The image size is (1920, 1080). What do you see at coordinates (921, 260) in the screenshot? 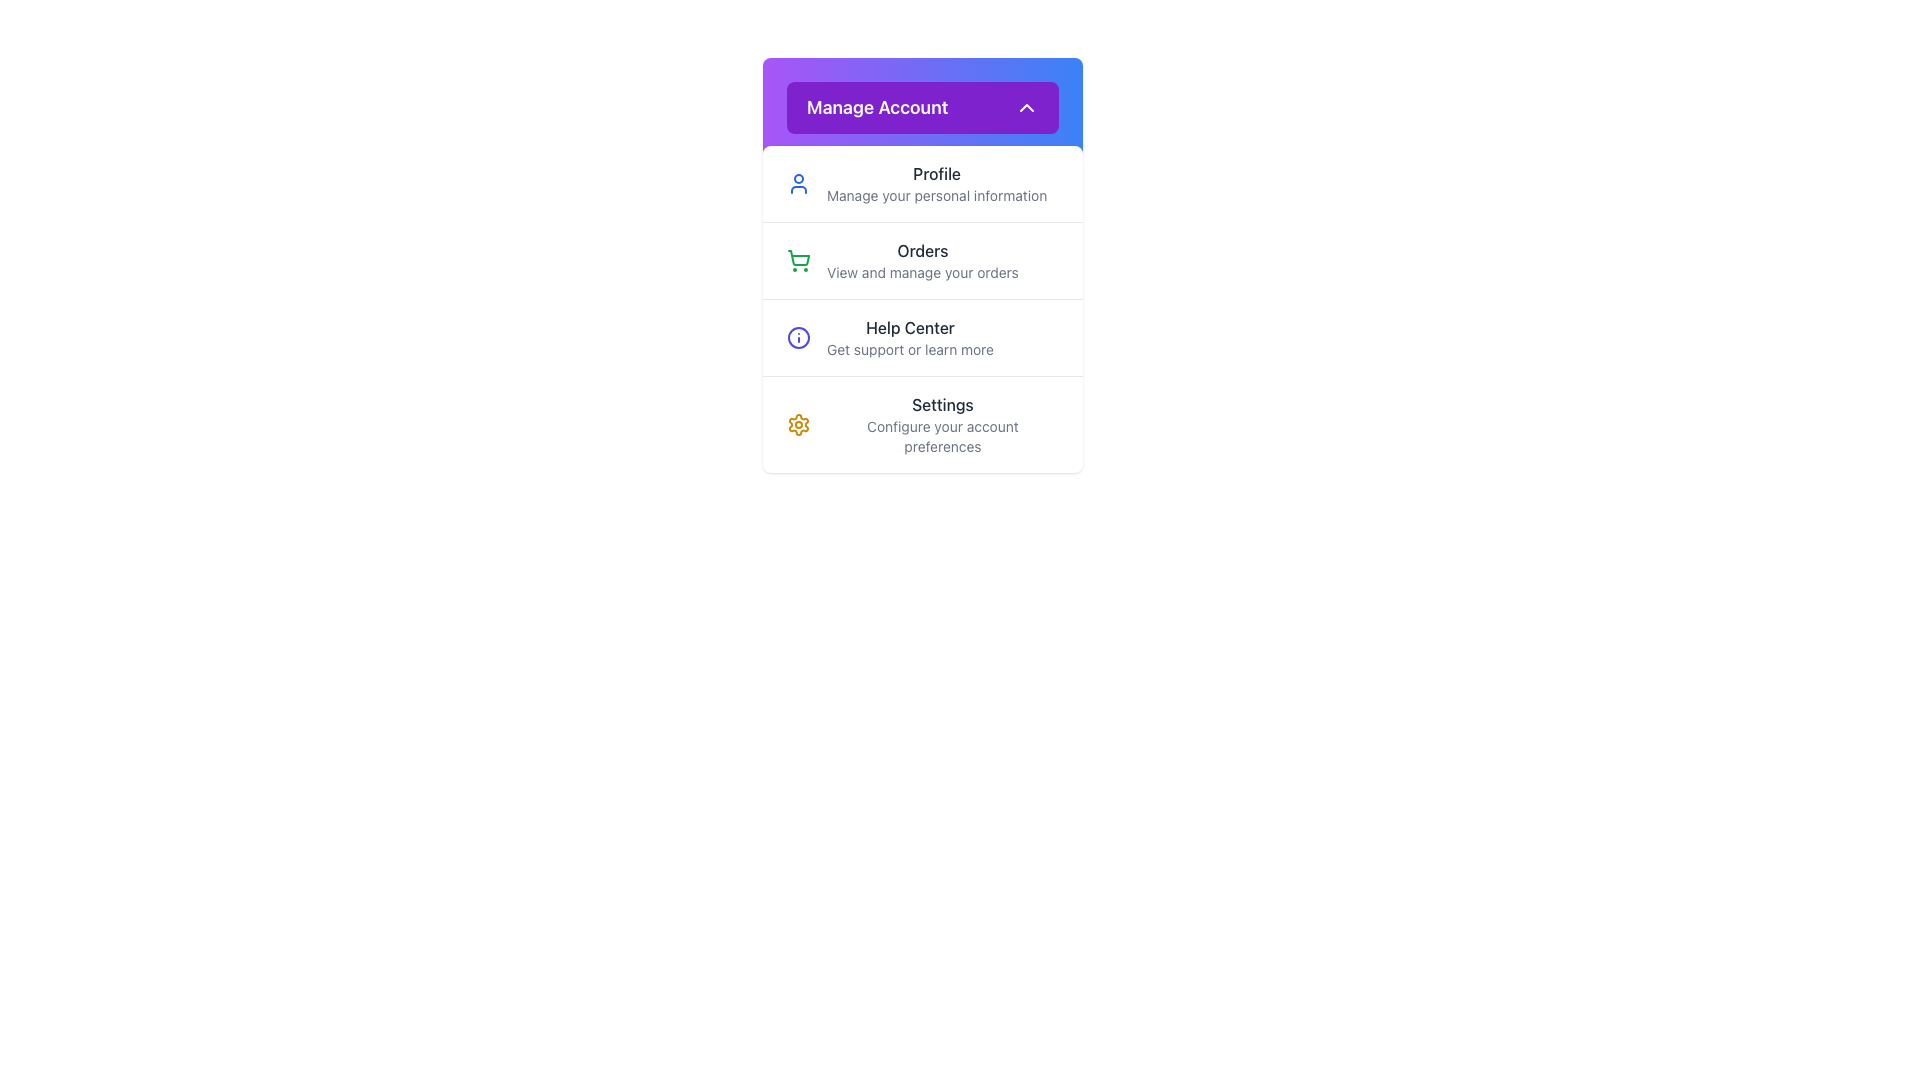
I see `'Orders' text label which is bold and located beneath the 'Profile' item in the 'Manage Account' section` at bounding box center [921, 260].